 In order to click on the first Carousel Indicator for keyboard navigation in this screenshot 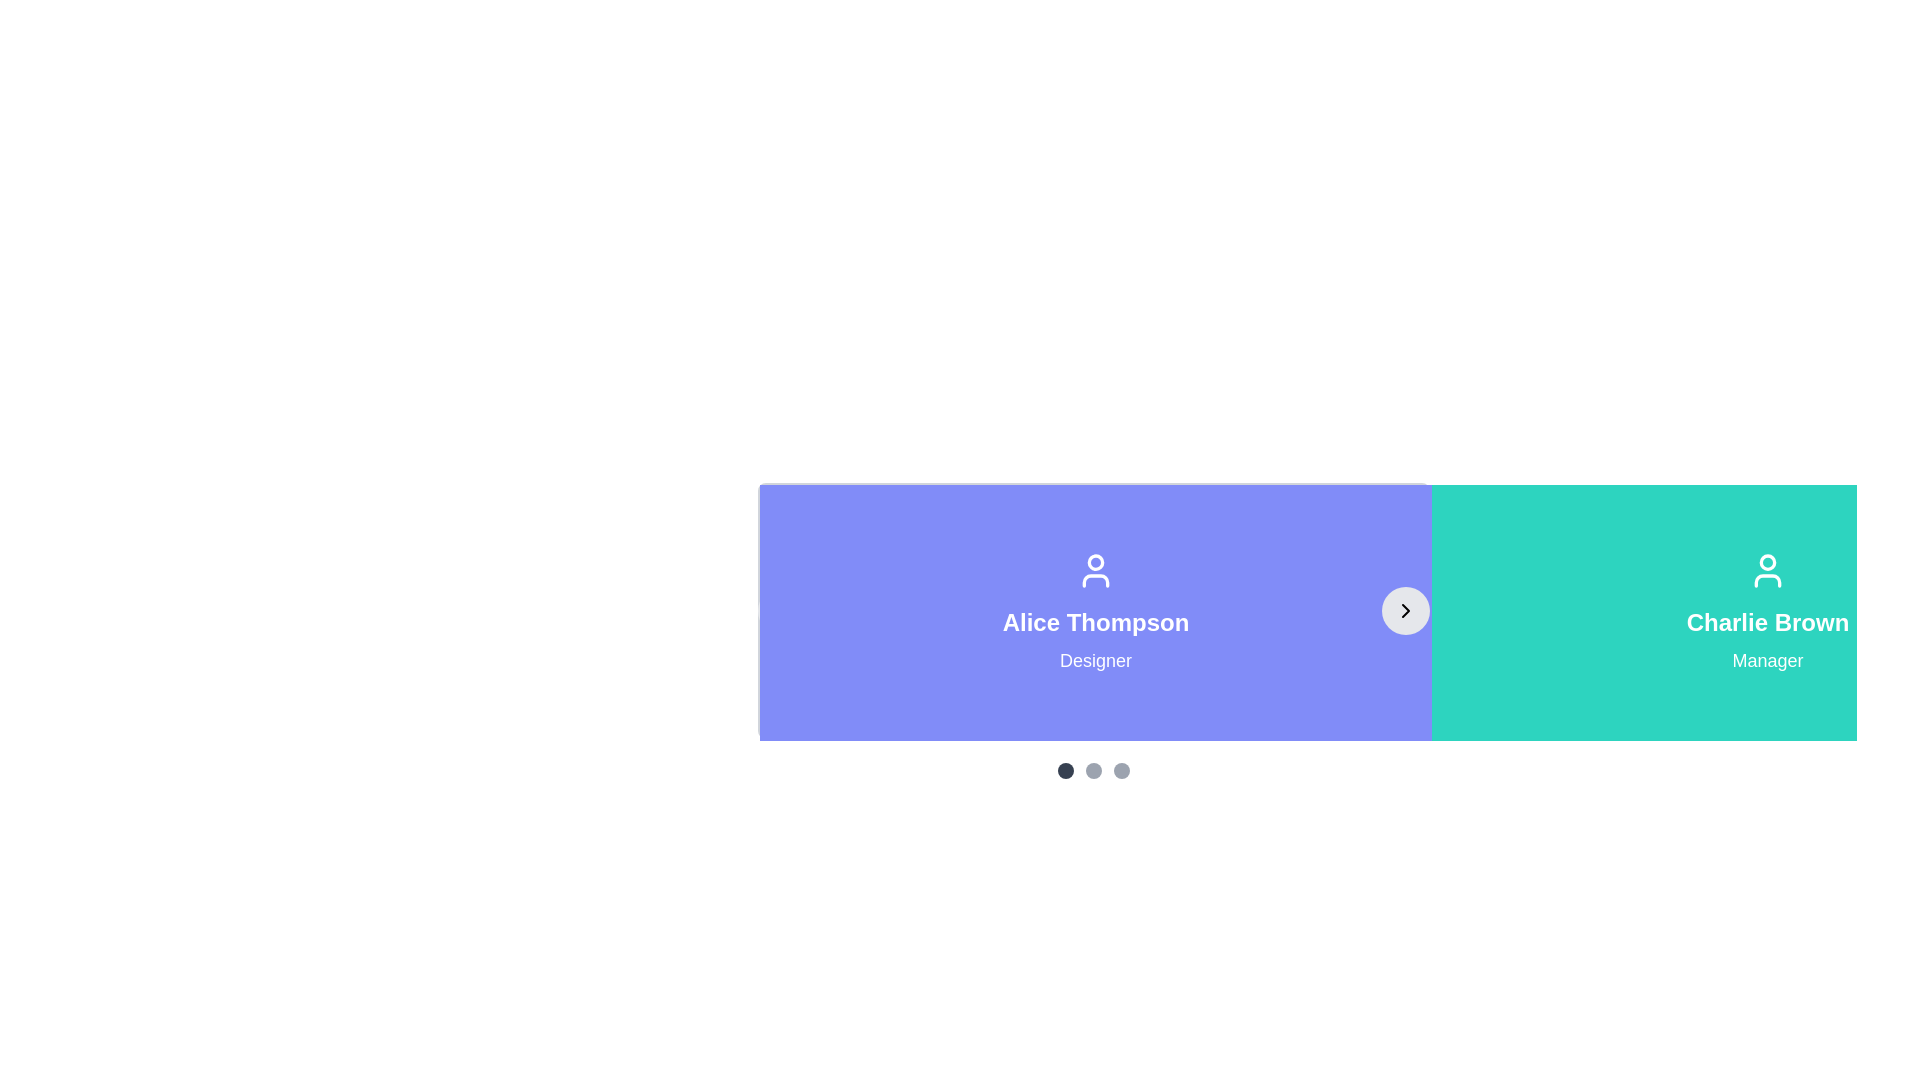, I will do `click(1064, 770)`.